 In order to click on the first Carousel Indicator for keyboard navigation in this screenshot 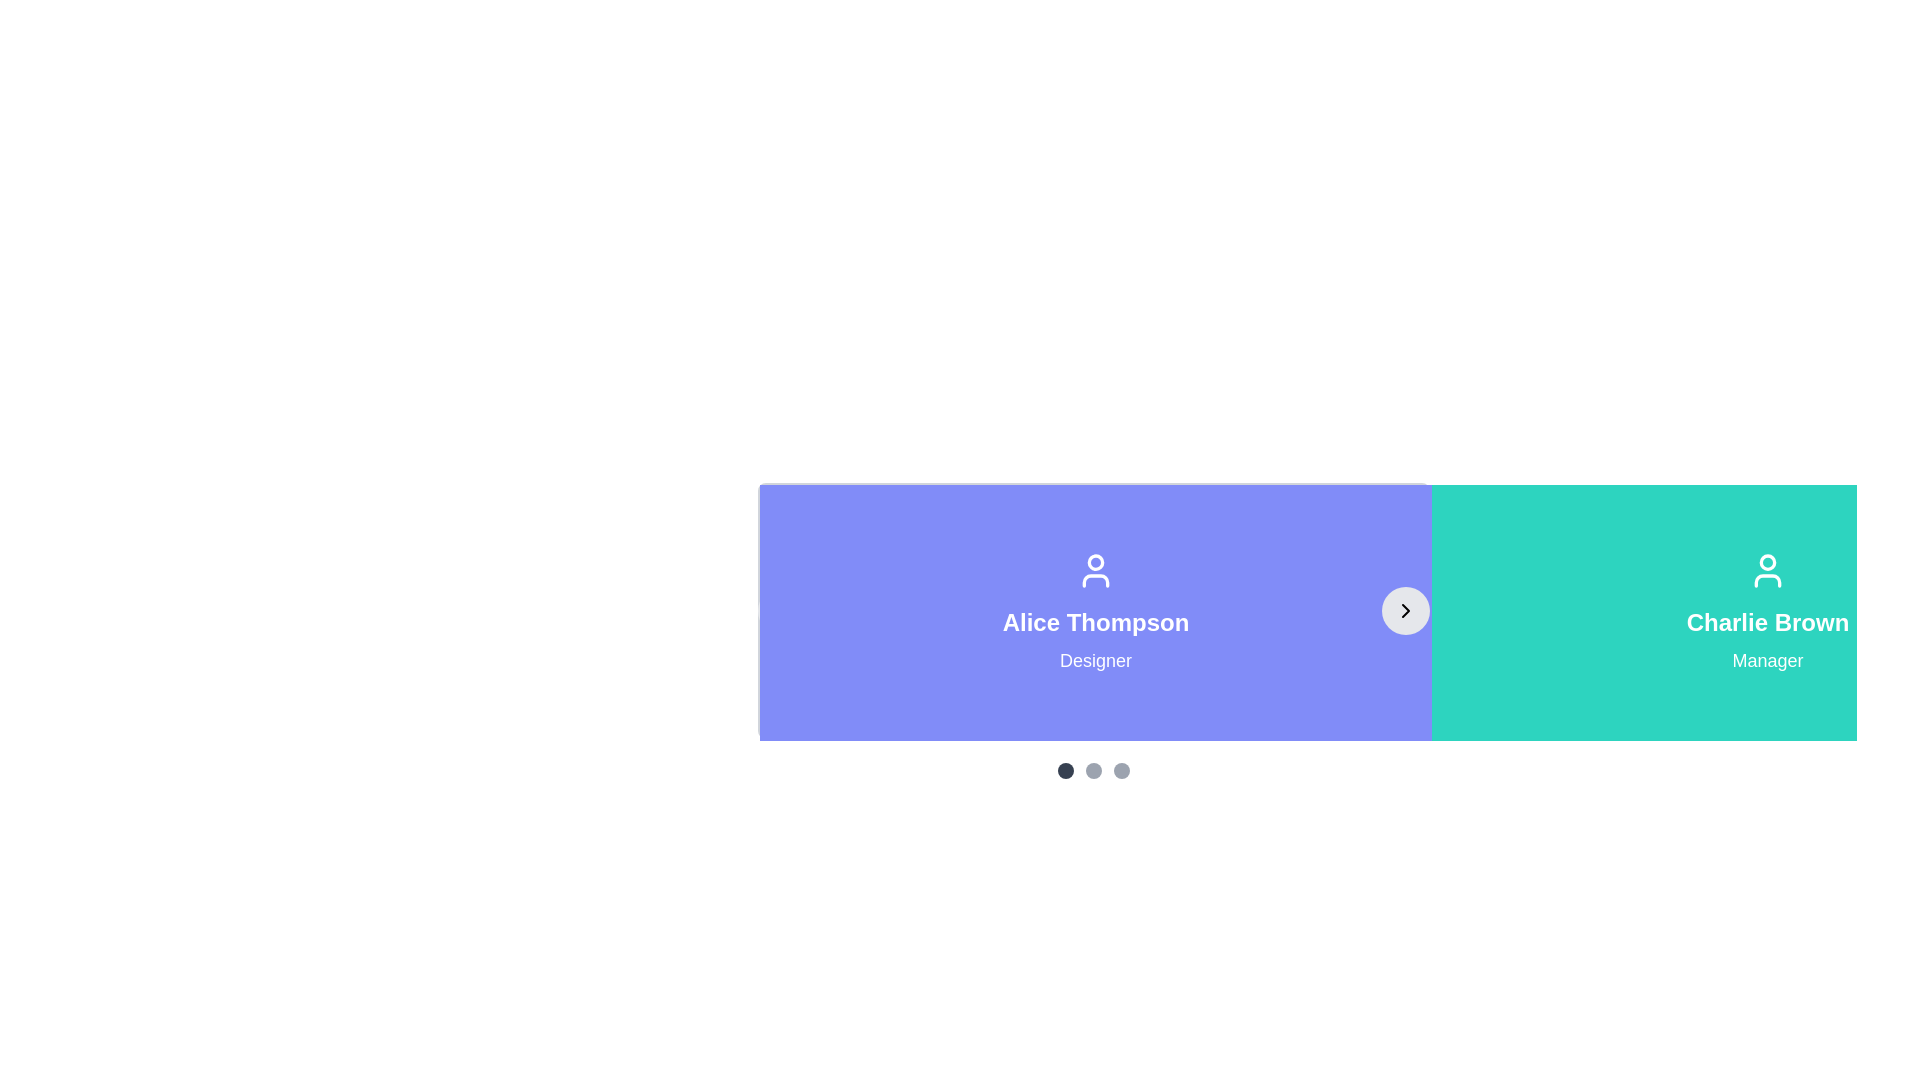, I will do `click(1064, 770)`.